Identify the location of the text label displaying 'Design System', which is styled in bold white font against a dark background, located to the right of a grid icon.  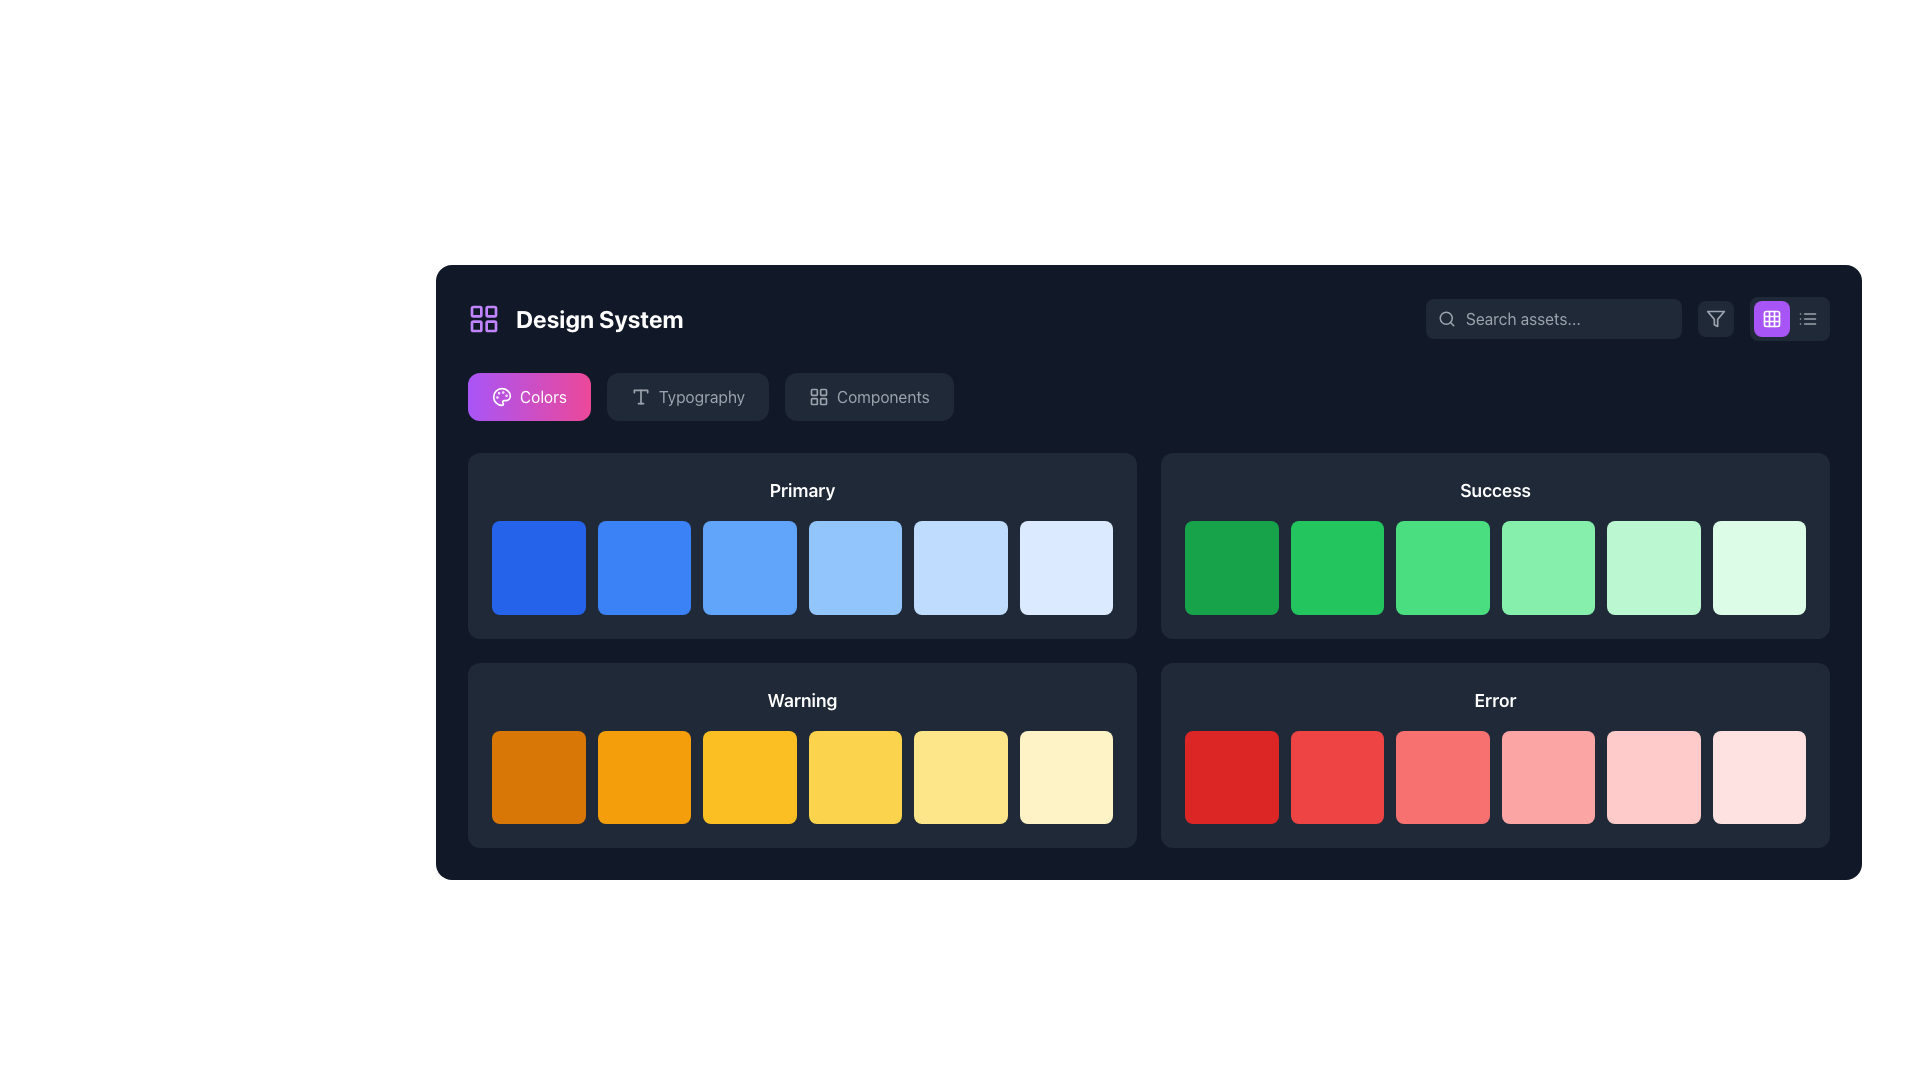
(598, 318).